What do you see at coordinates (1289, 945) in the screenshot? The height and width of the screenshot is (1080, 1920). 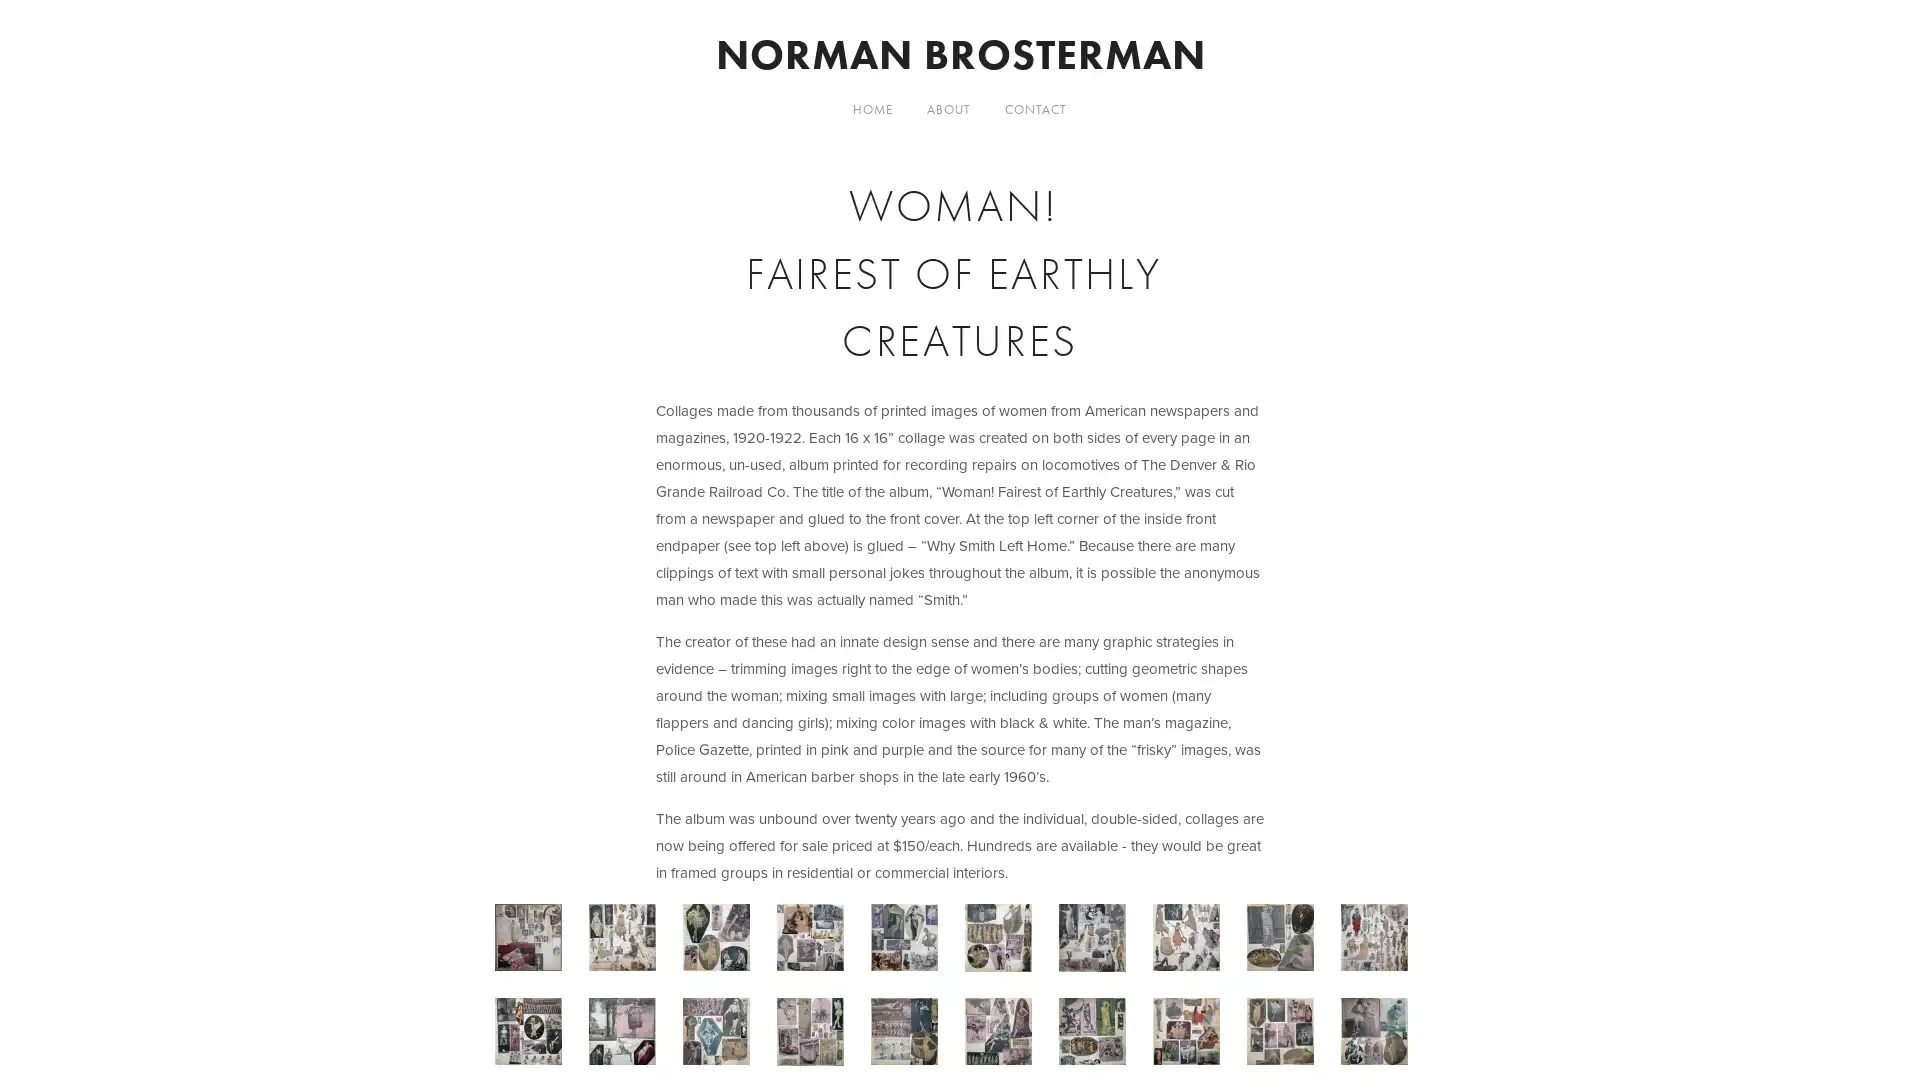 I see `View fullsize Smith 36.jpg` at bounding box center [1289, 945].